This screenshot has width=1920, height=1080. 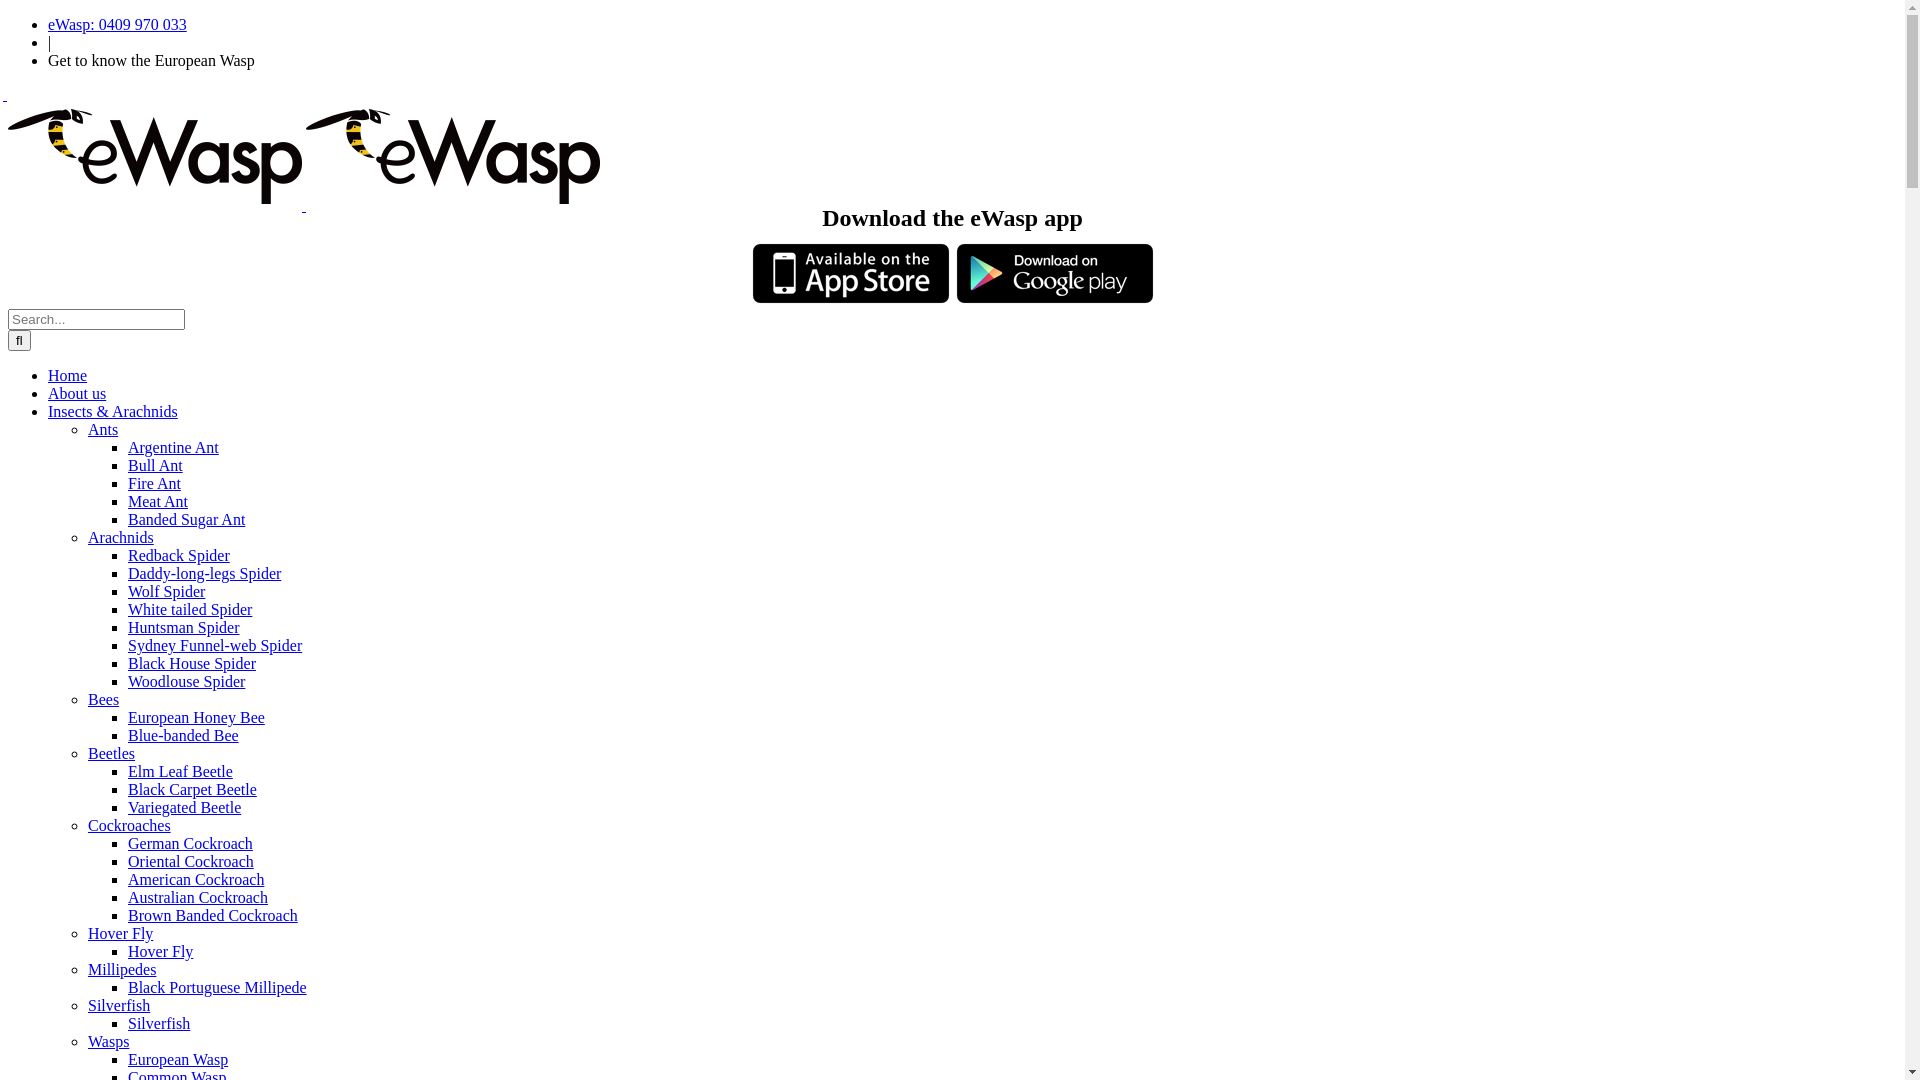 What do you see at coordinates (118, 1005) in the screenshot?
I see `'Silverfish'` at bounding box center [118, 1005].